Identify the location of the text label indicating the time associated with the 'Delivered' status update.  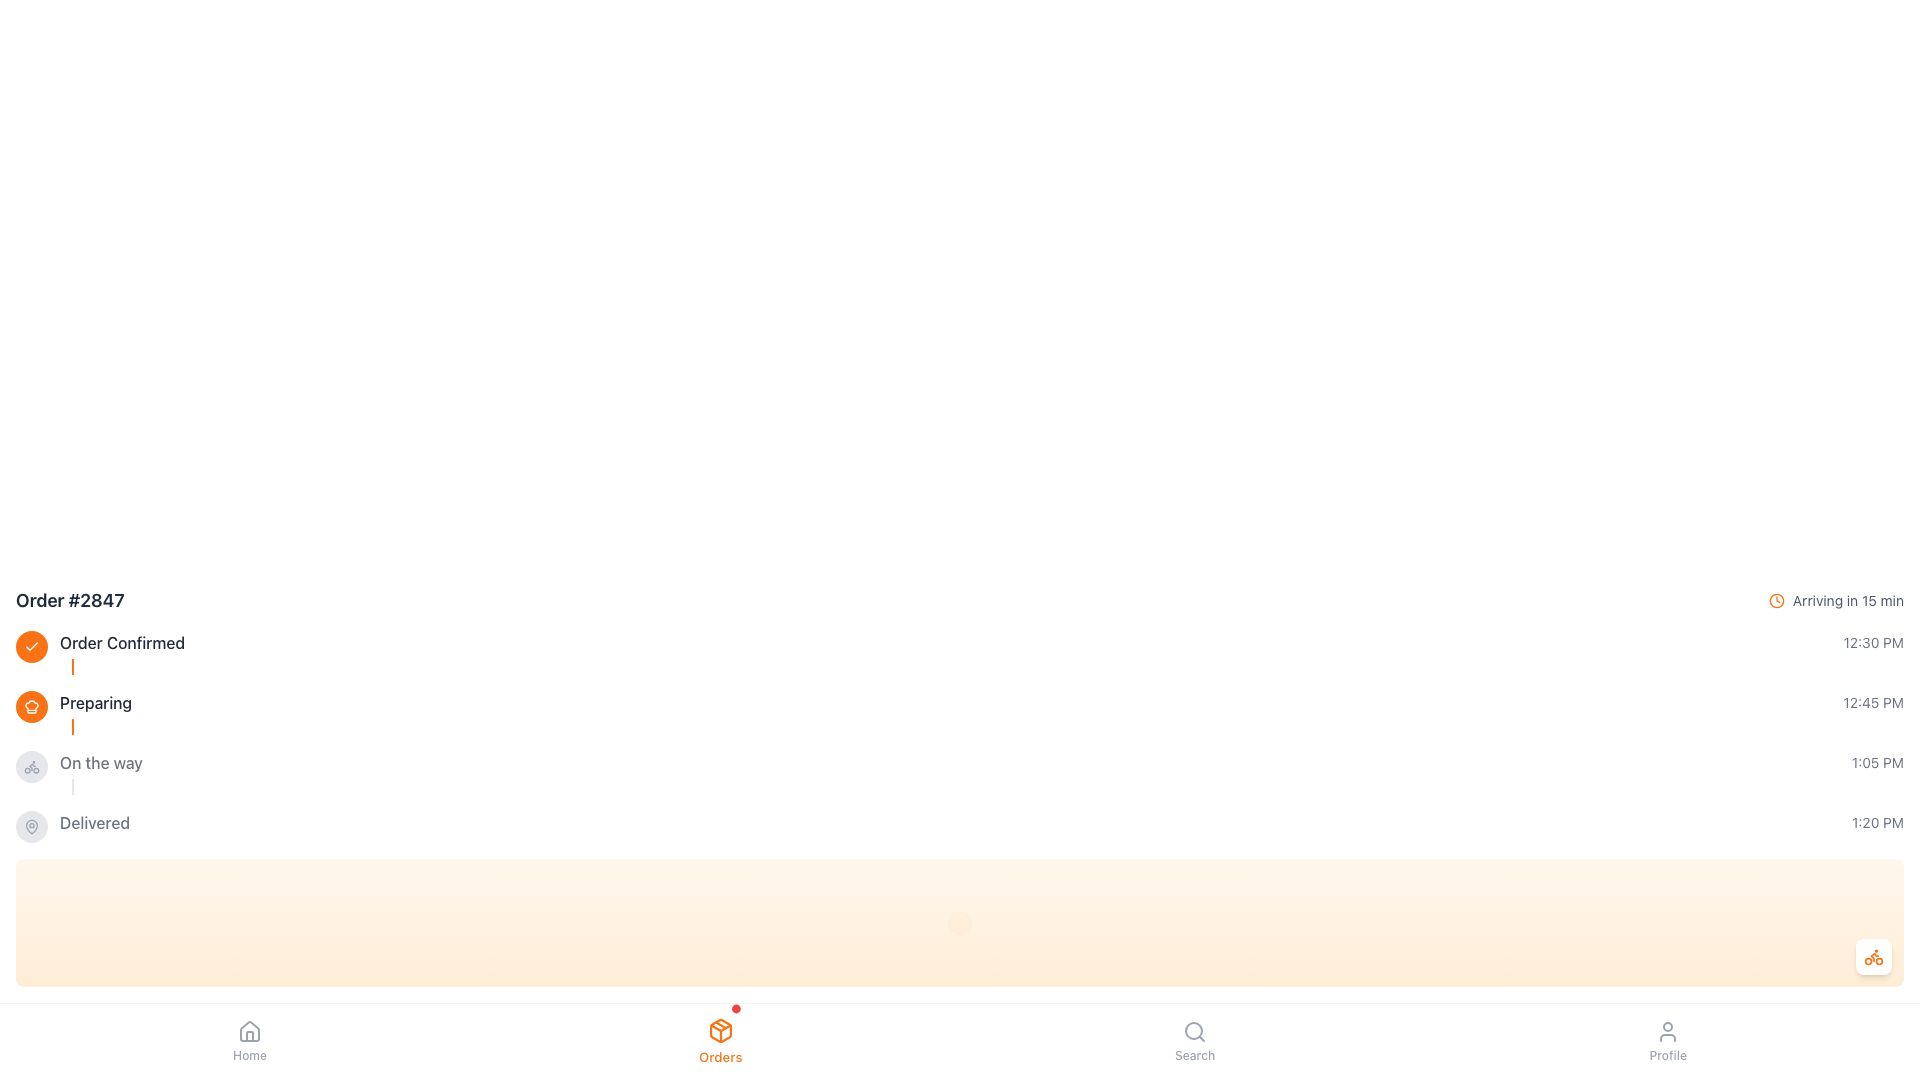
(1876, 822).